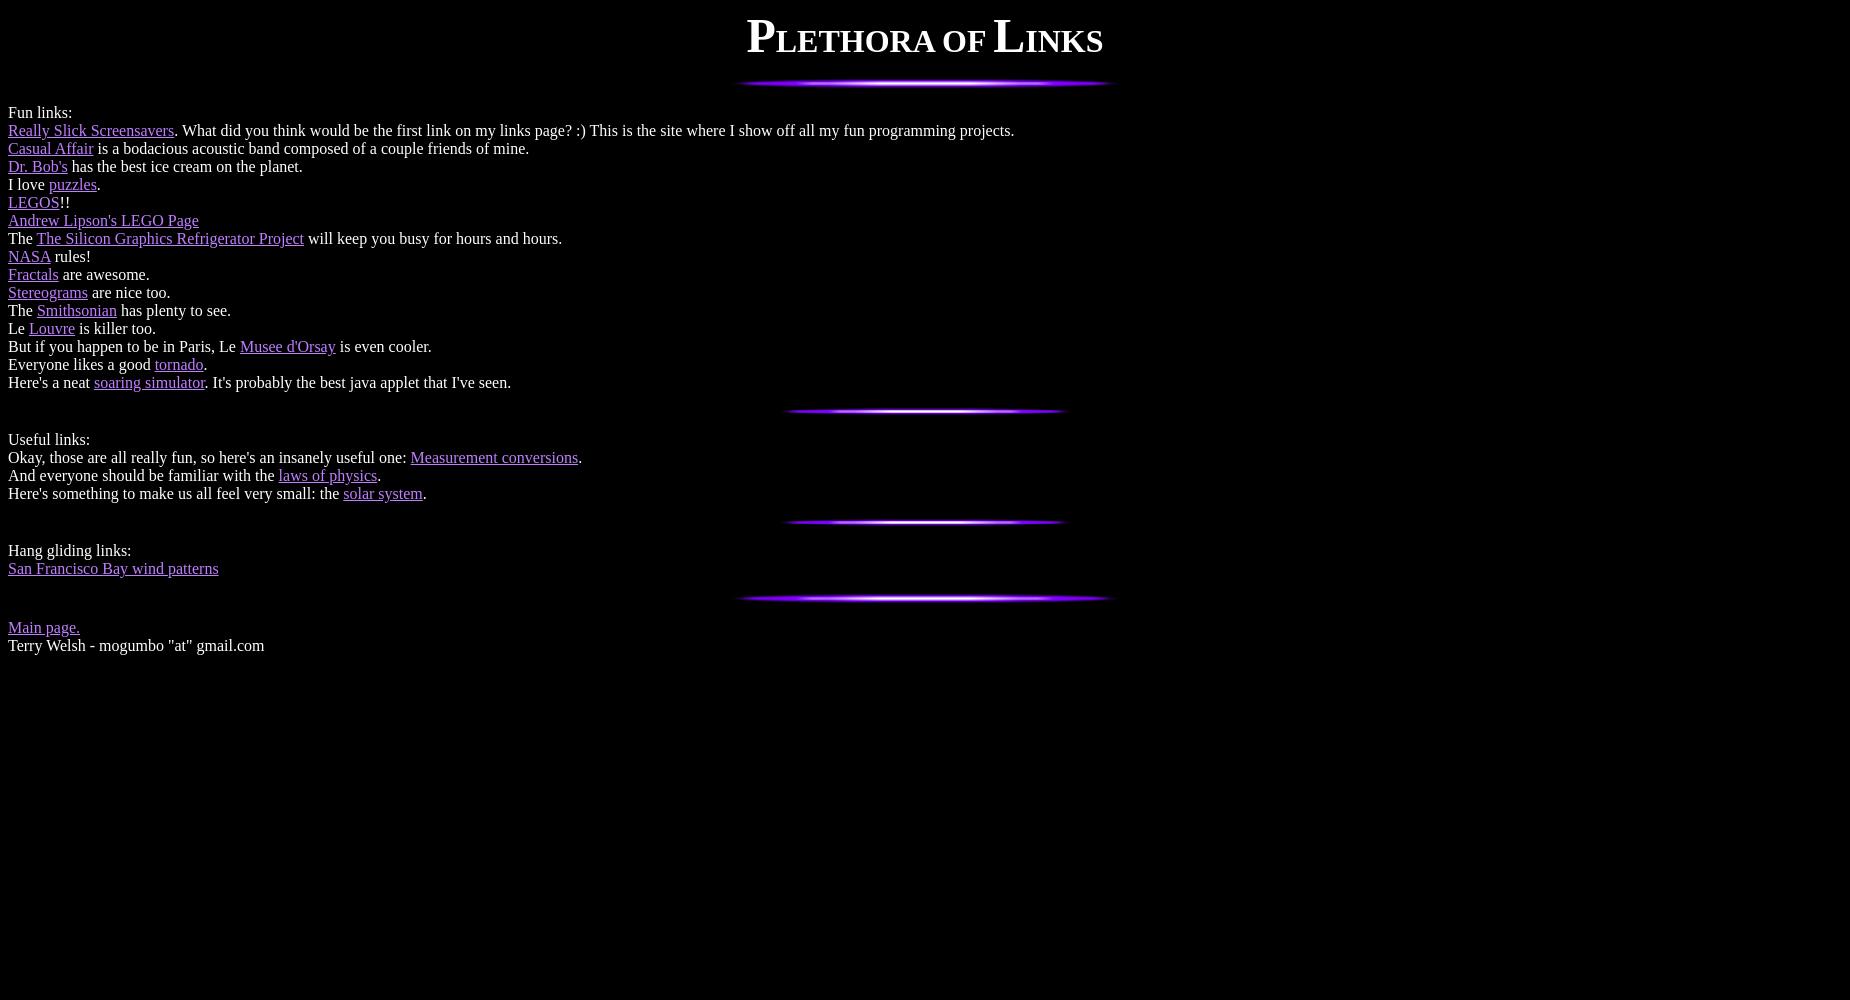  What do you see at coordinates (80, 363) in the screenshot?
I see `'Everyone likes a good'` at bounding box center [80, 363].